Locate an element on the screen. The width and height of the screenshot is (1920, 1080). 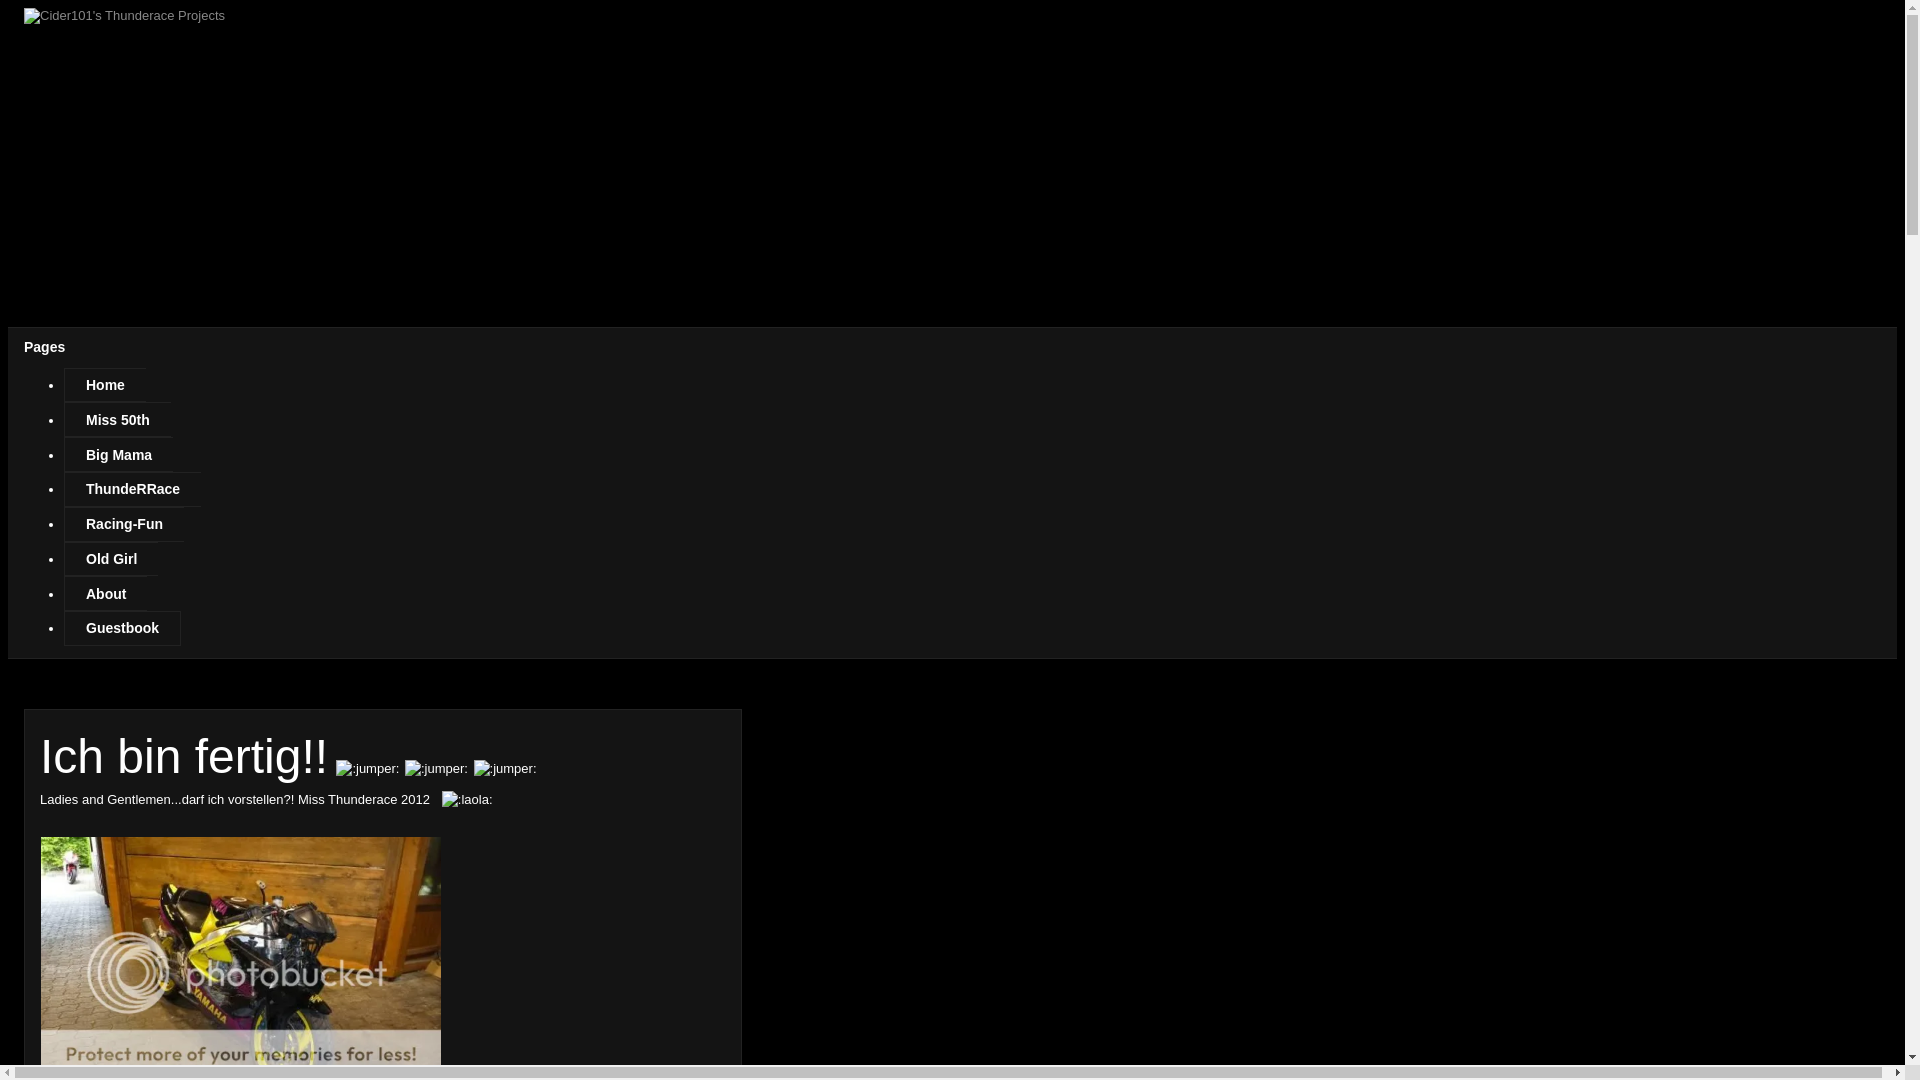
'Big Mama' is located at coordinates (117, 454).